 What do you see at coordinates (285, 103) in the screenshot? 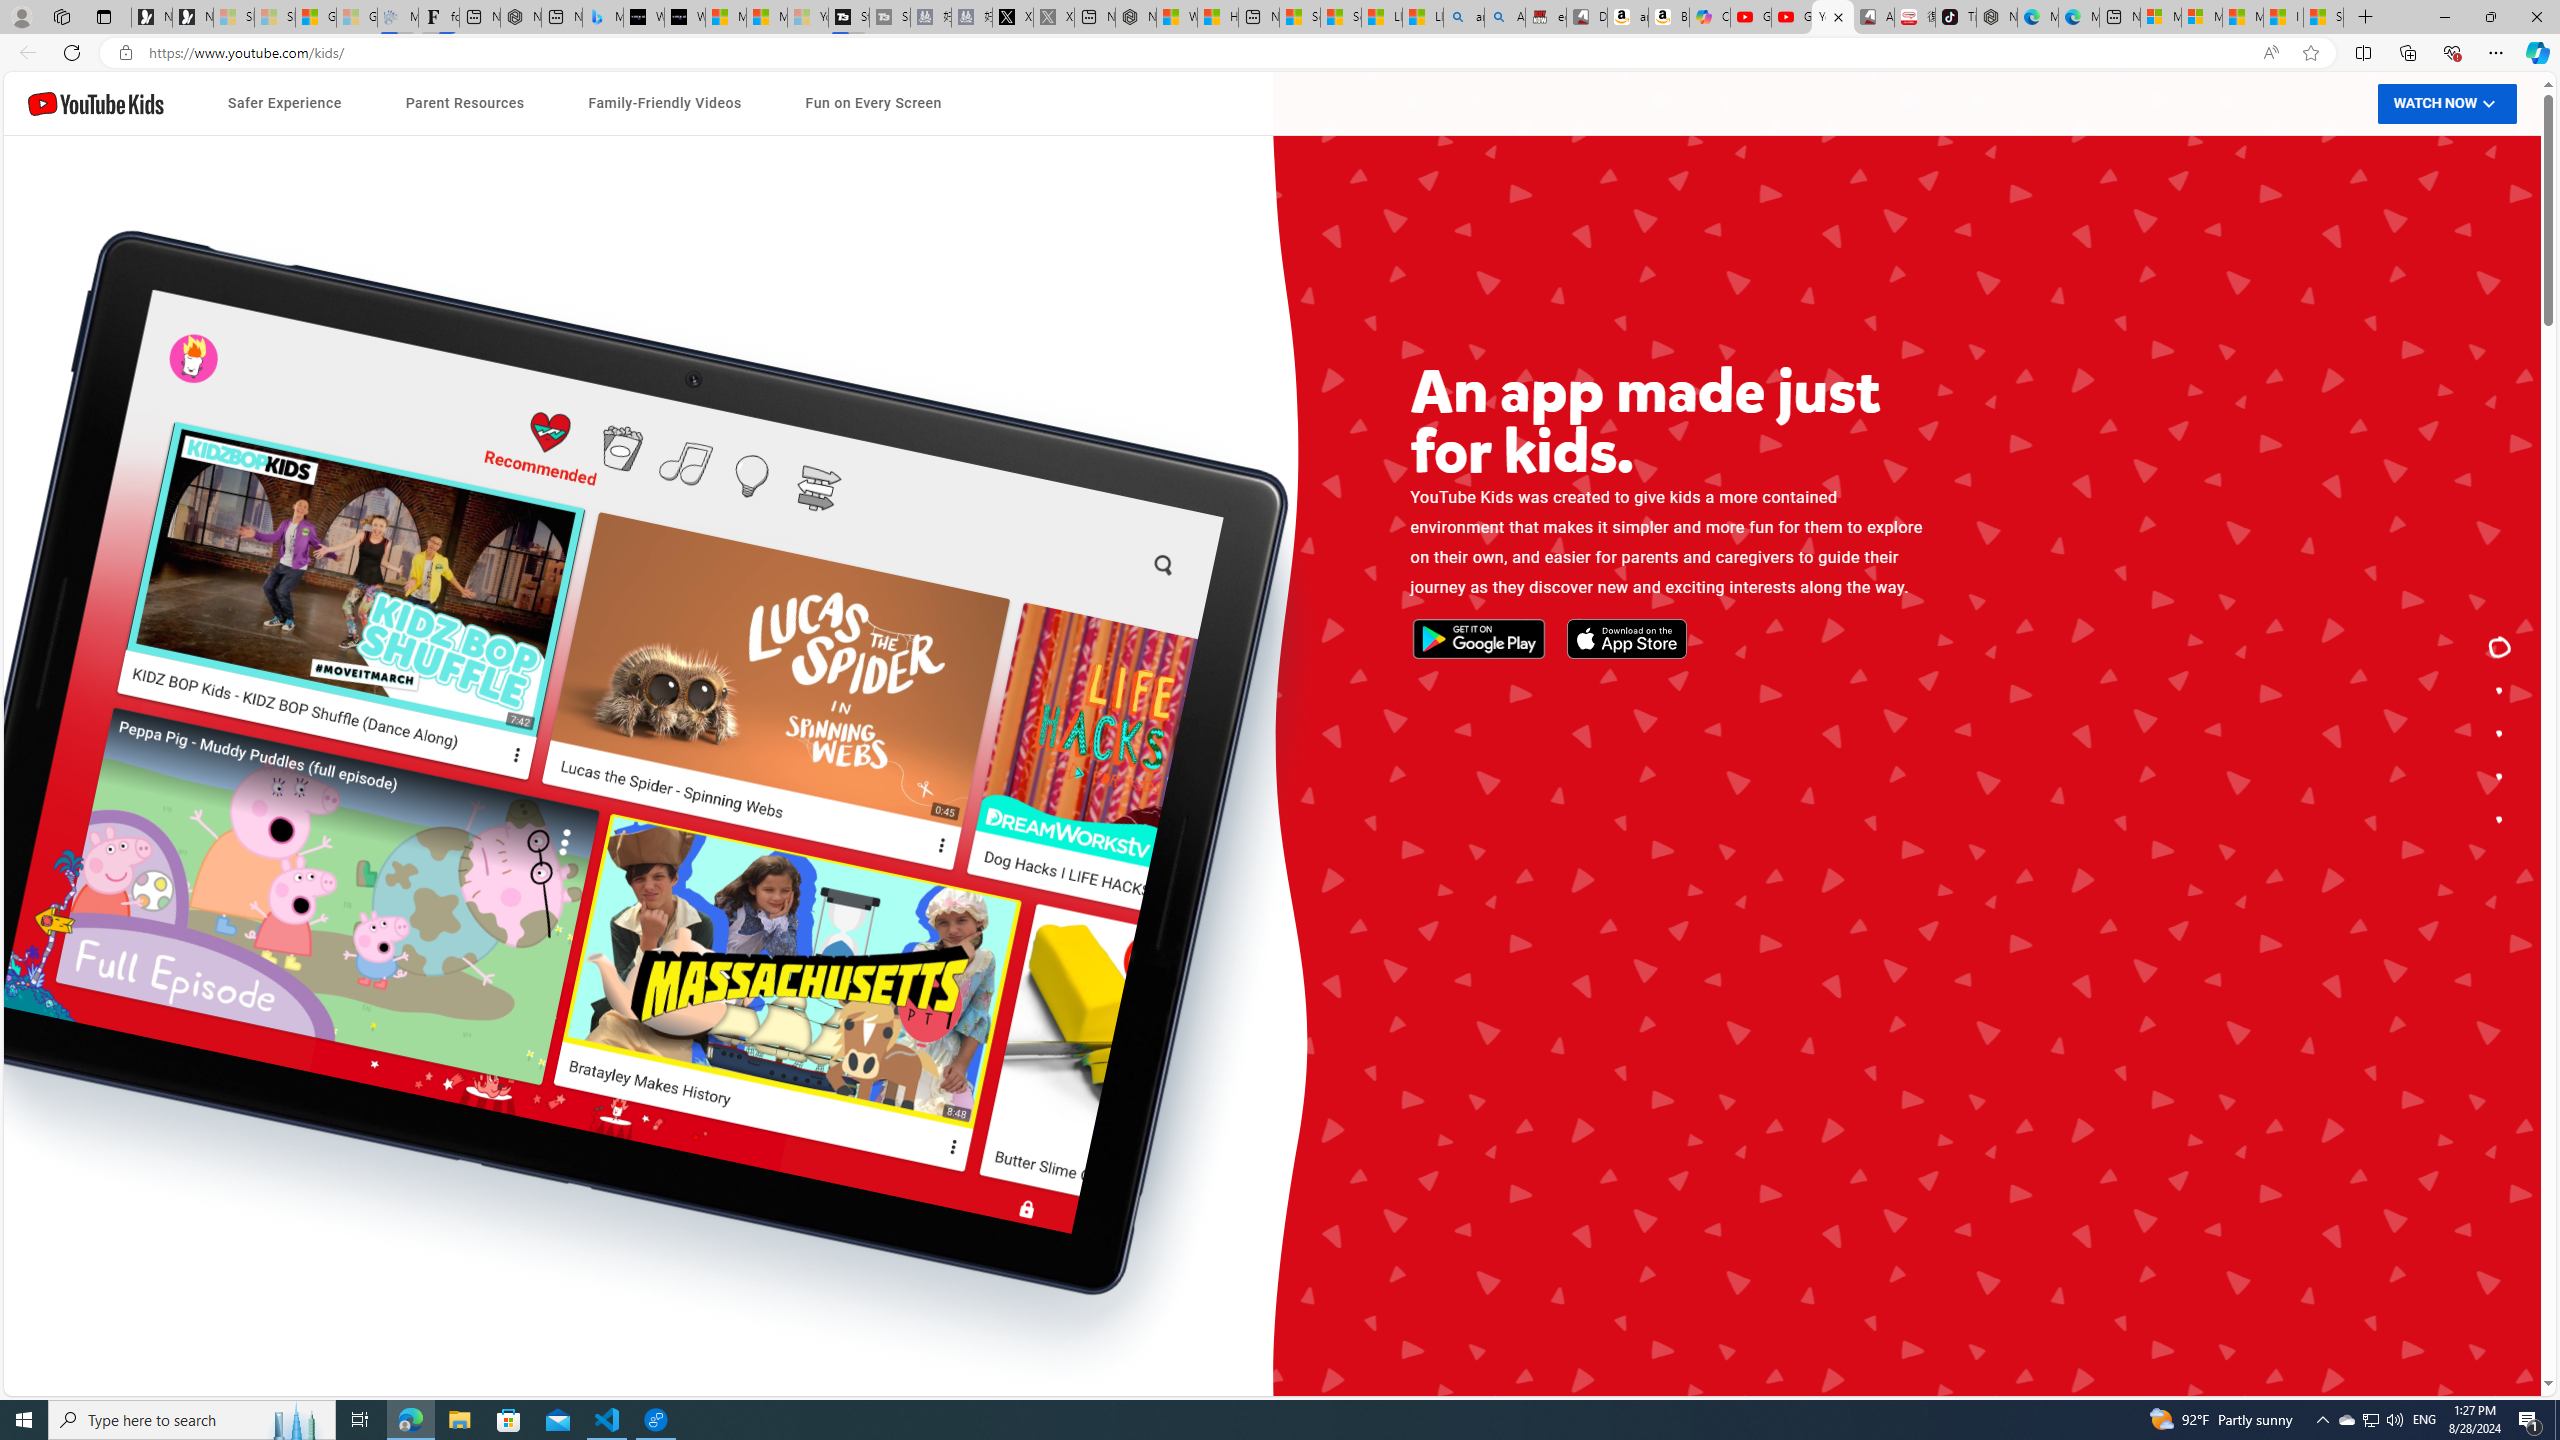
I see `'Safer Experience'` at bounding box center [285, 103].